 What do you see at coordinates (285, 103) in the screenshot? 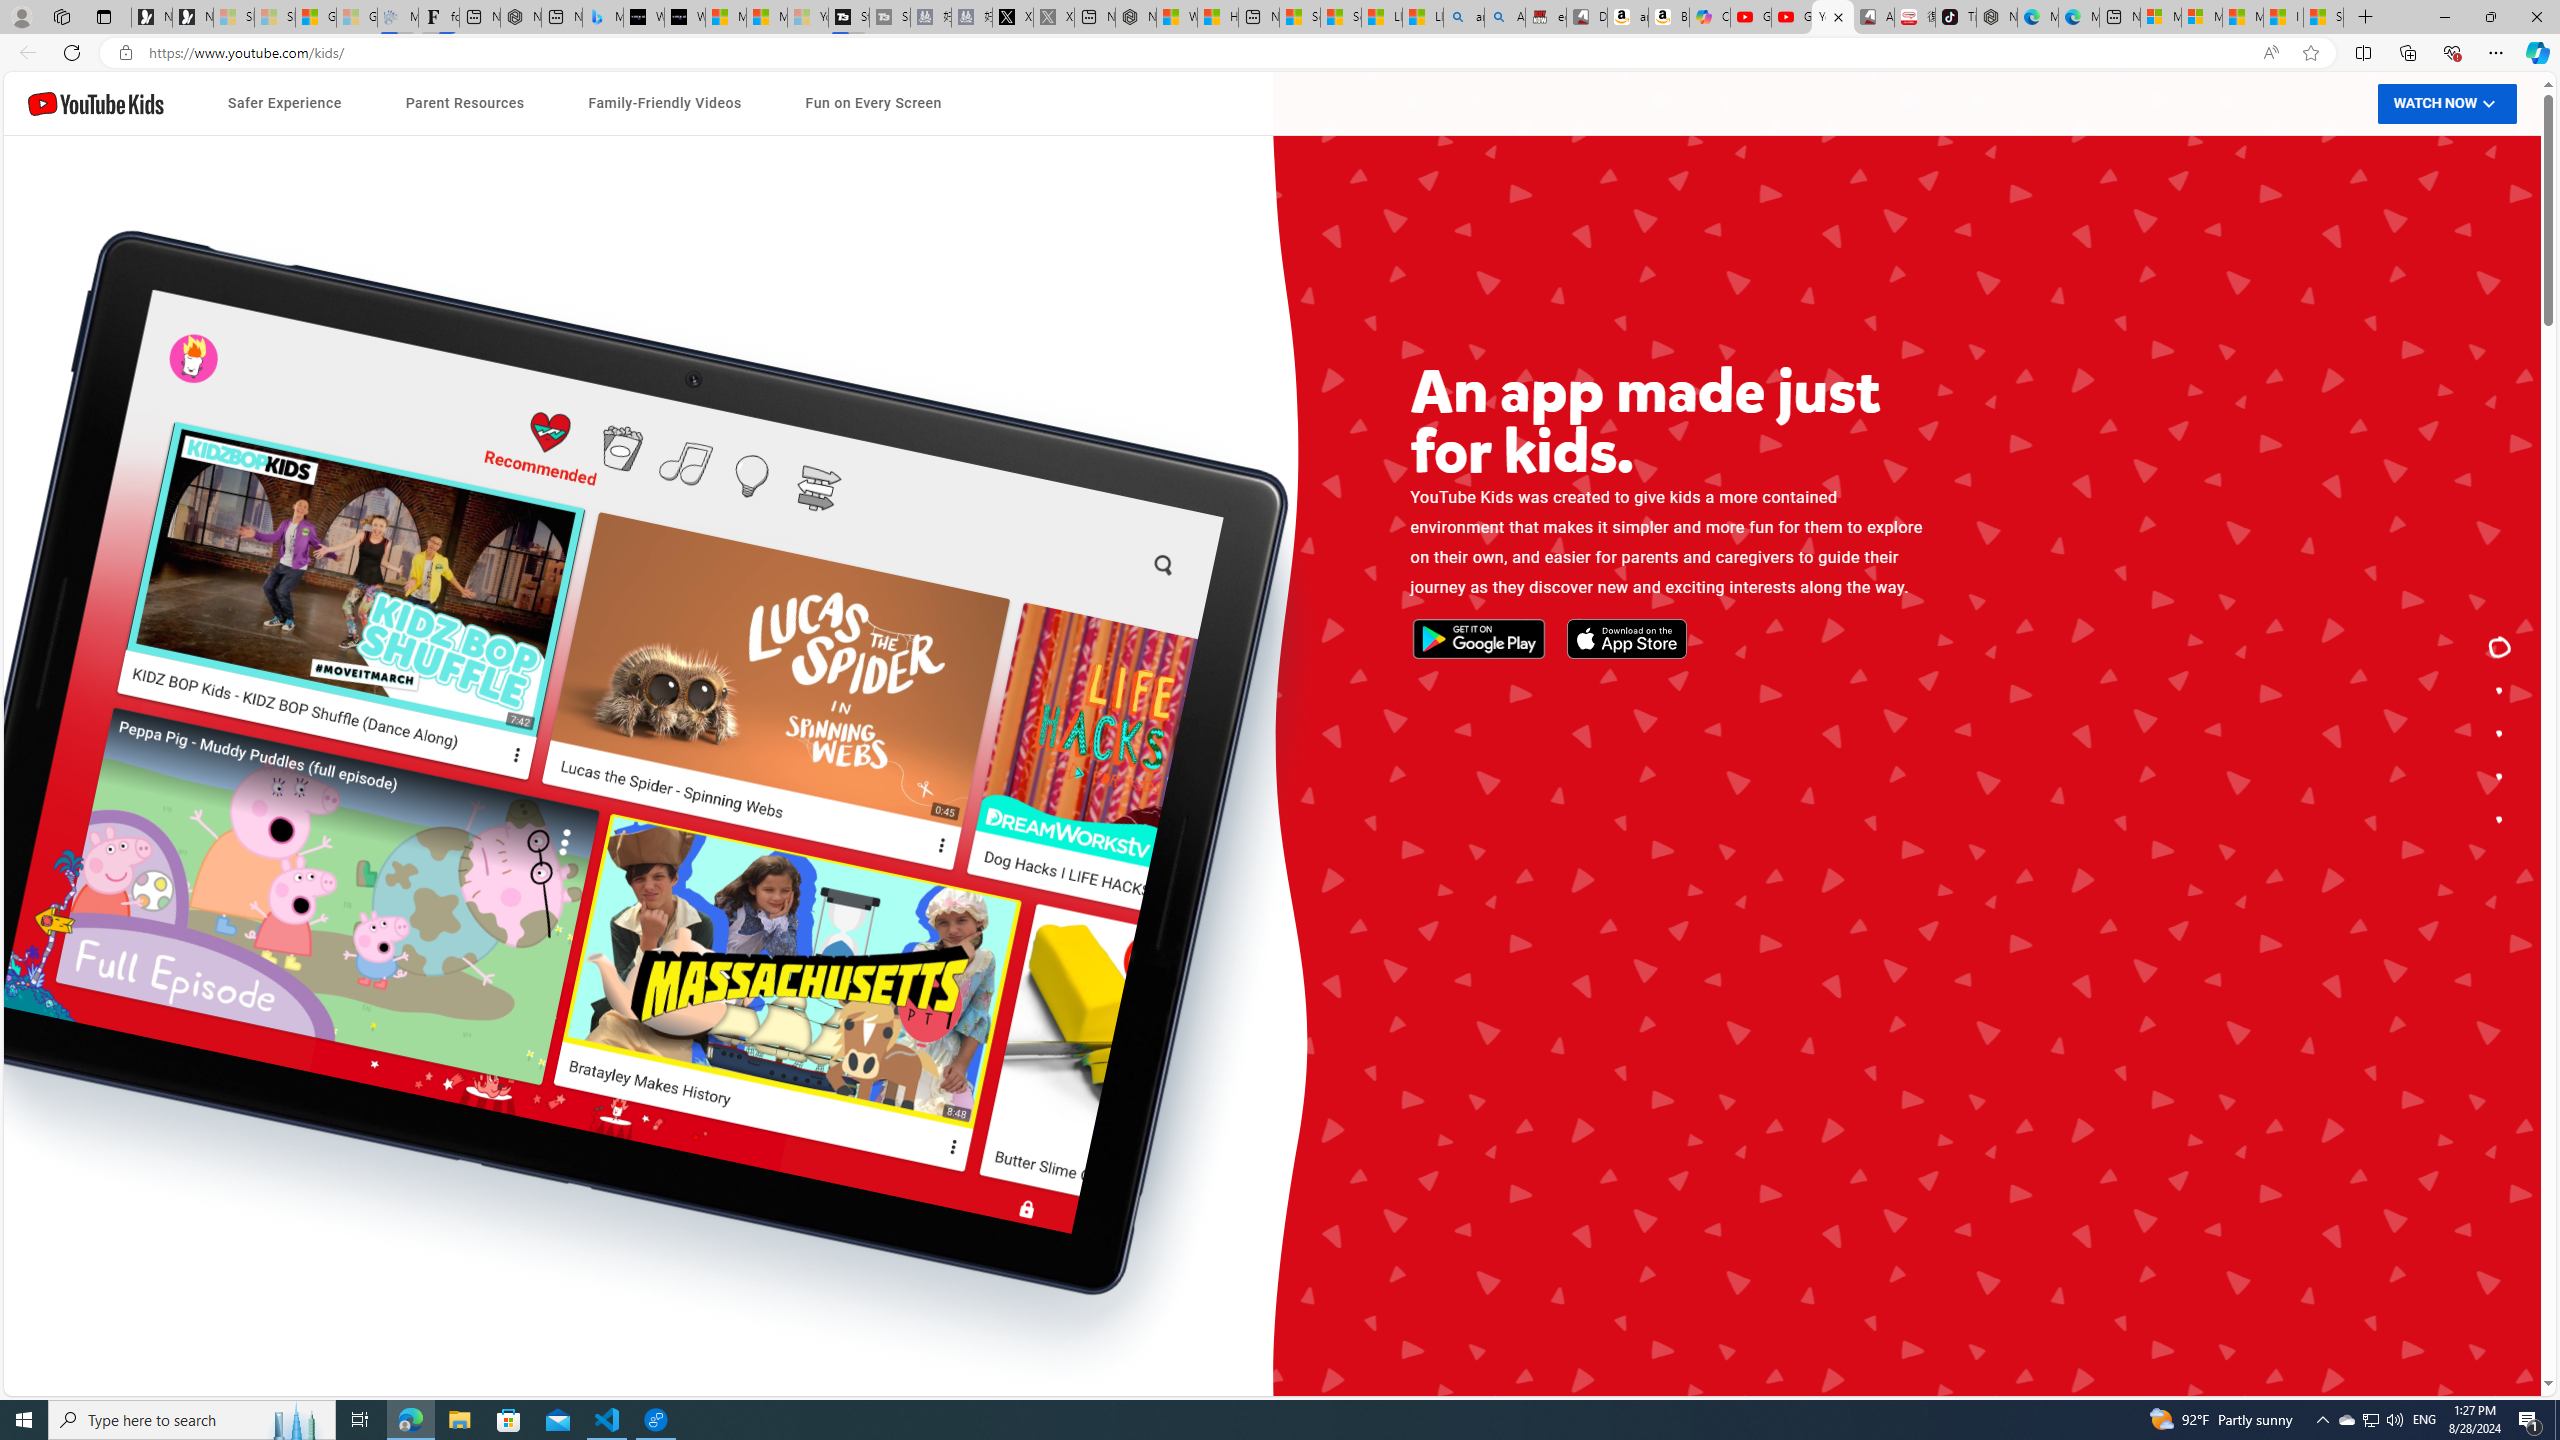
I see `'Safer Experience'` at bounding box center [285, 103].